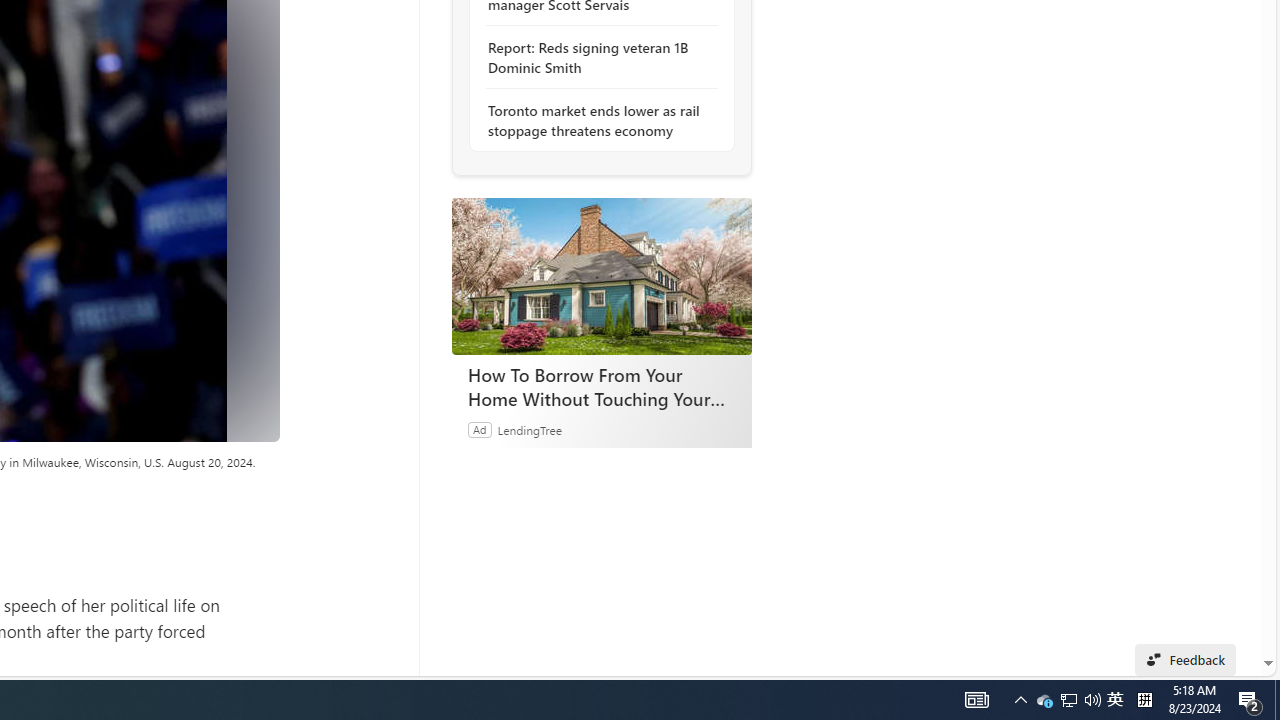 This screenshot has height=720, width=1280. I want to click on 'Q2790: 100%', so click(1092, 698).